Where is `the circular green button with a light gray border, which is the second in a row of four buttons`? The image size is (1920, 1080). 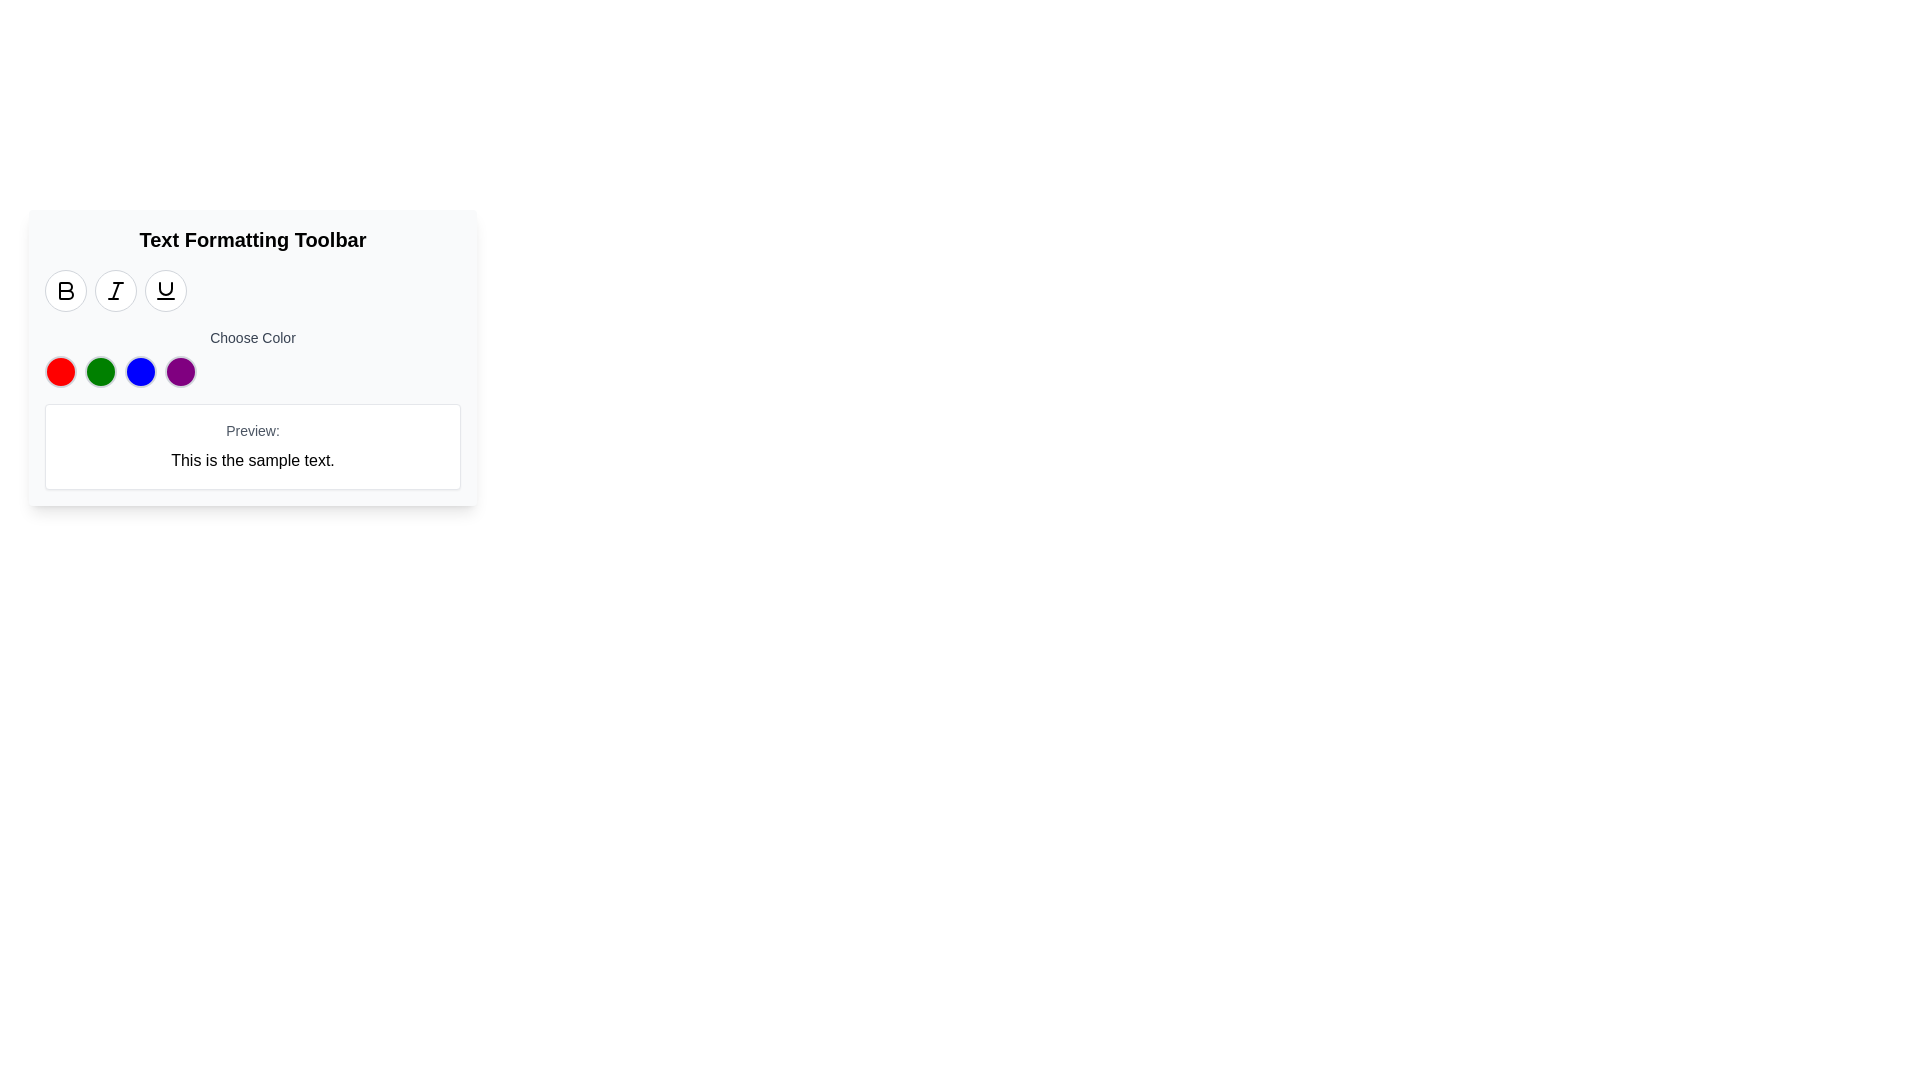
the circular green button with a light gray border, which is the second in a row of four buttons is located at coordinates (99, 371).